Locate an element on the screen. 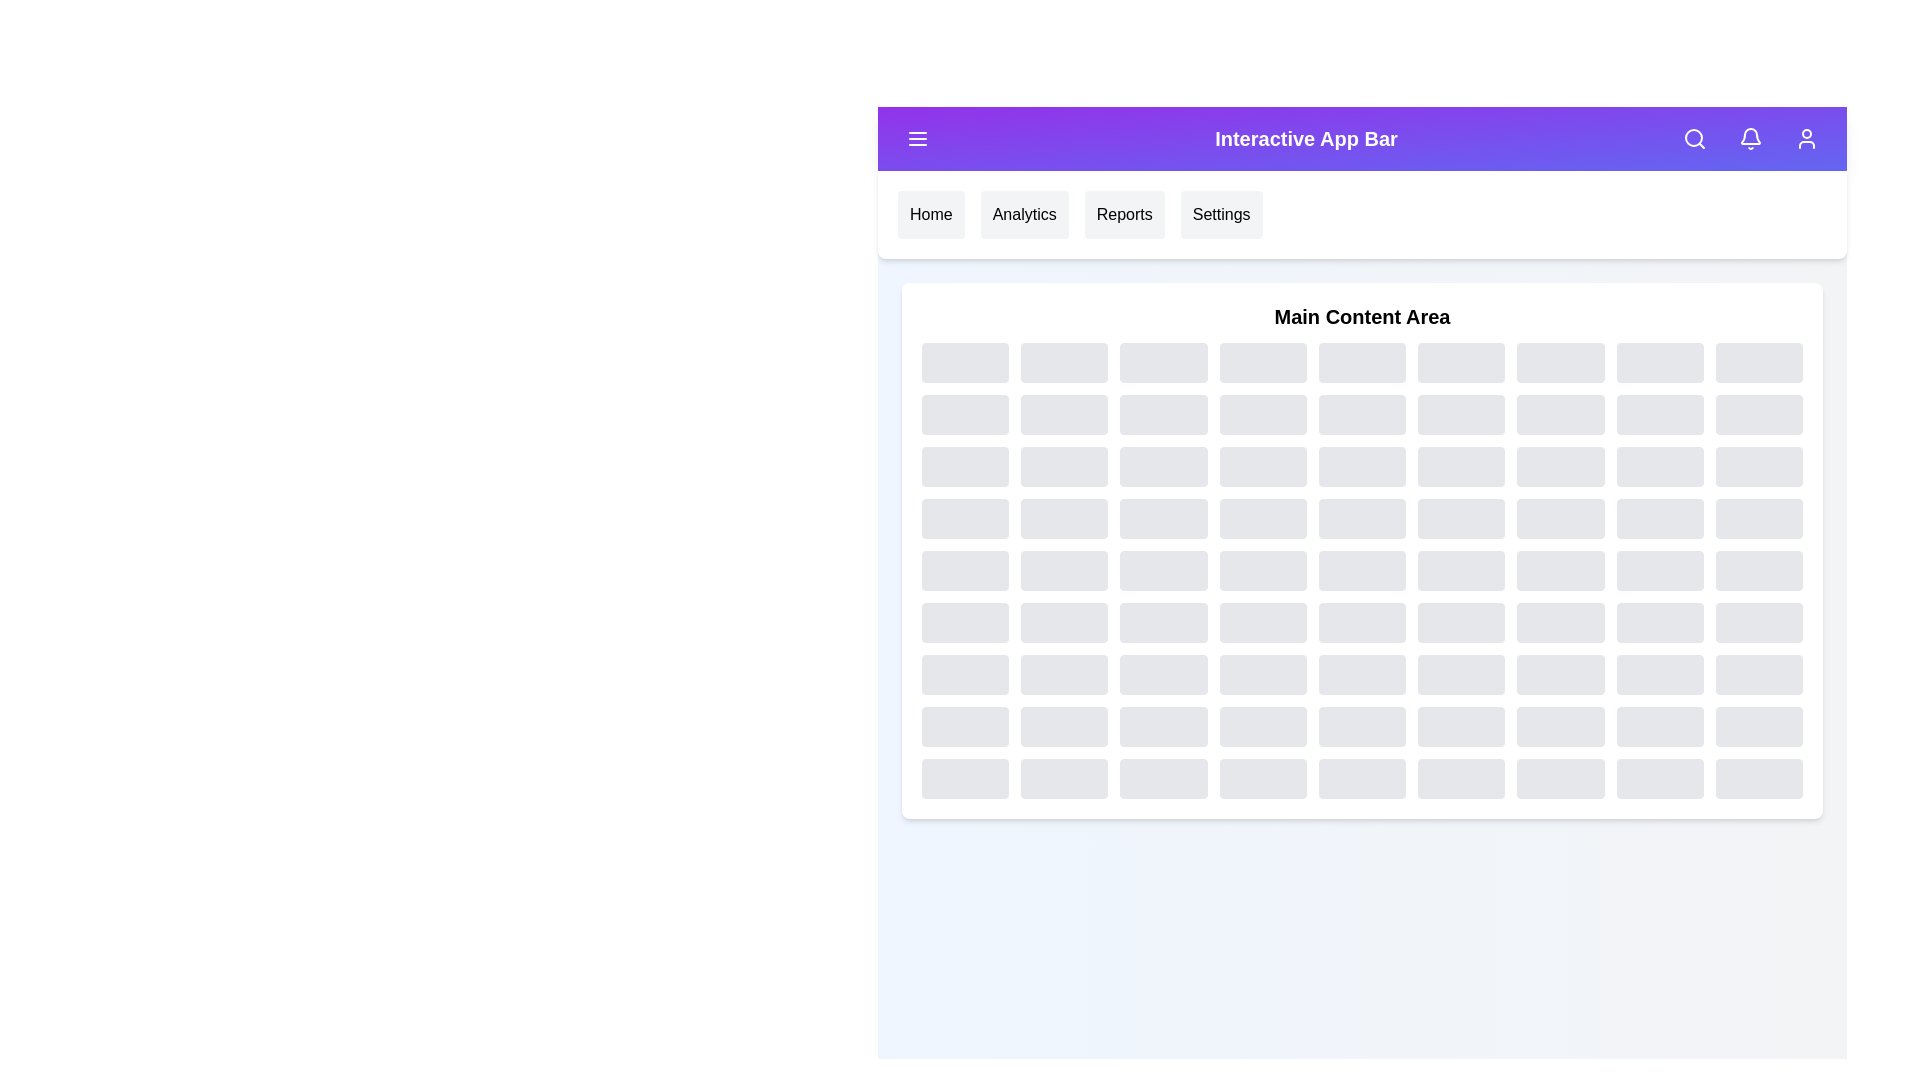 This screenshot has height=1080, width=1920. the bell icon to toggle the notifications is located at coordinates (1750, 137).